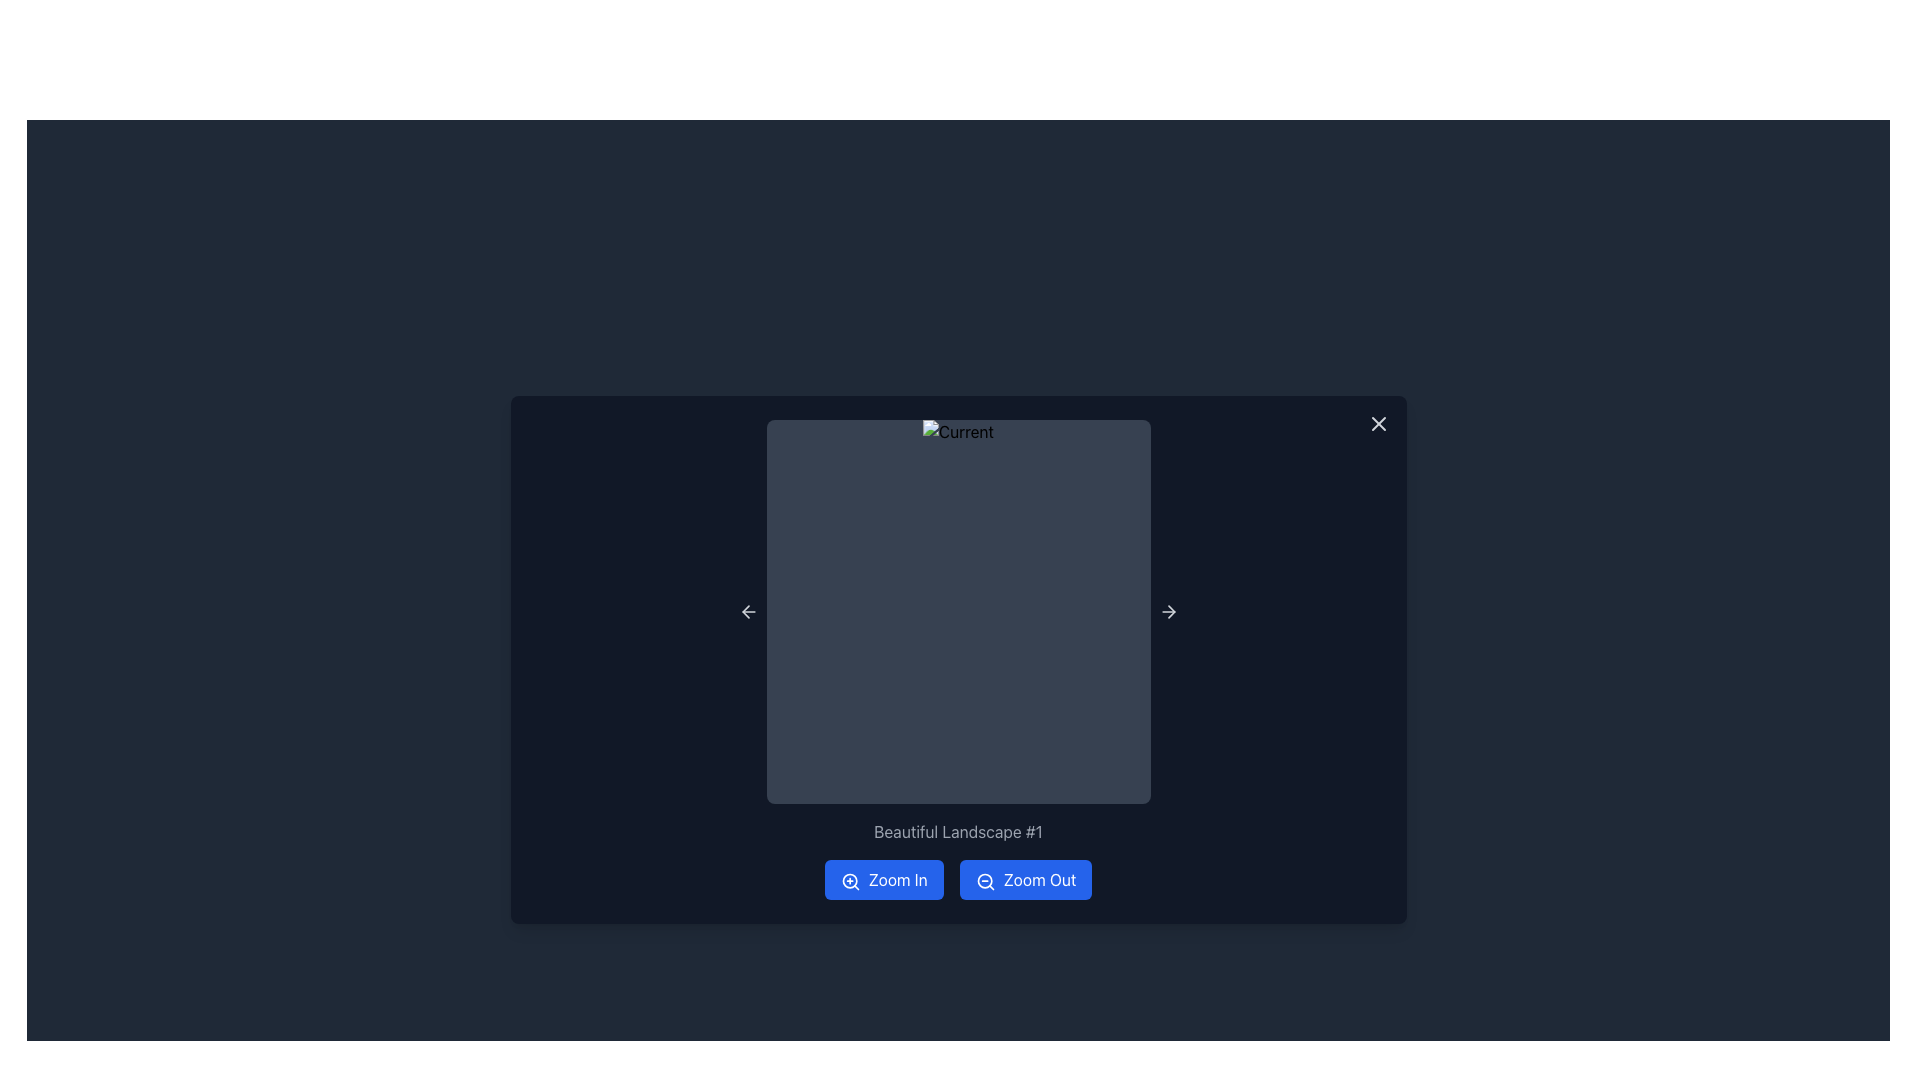 This screenshot has height=1080, width=1920. Describe the element at coordinates (747, 611) in the screenshot. I see `the left navigation arrow button` at that location.